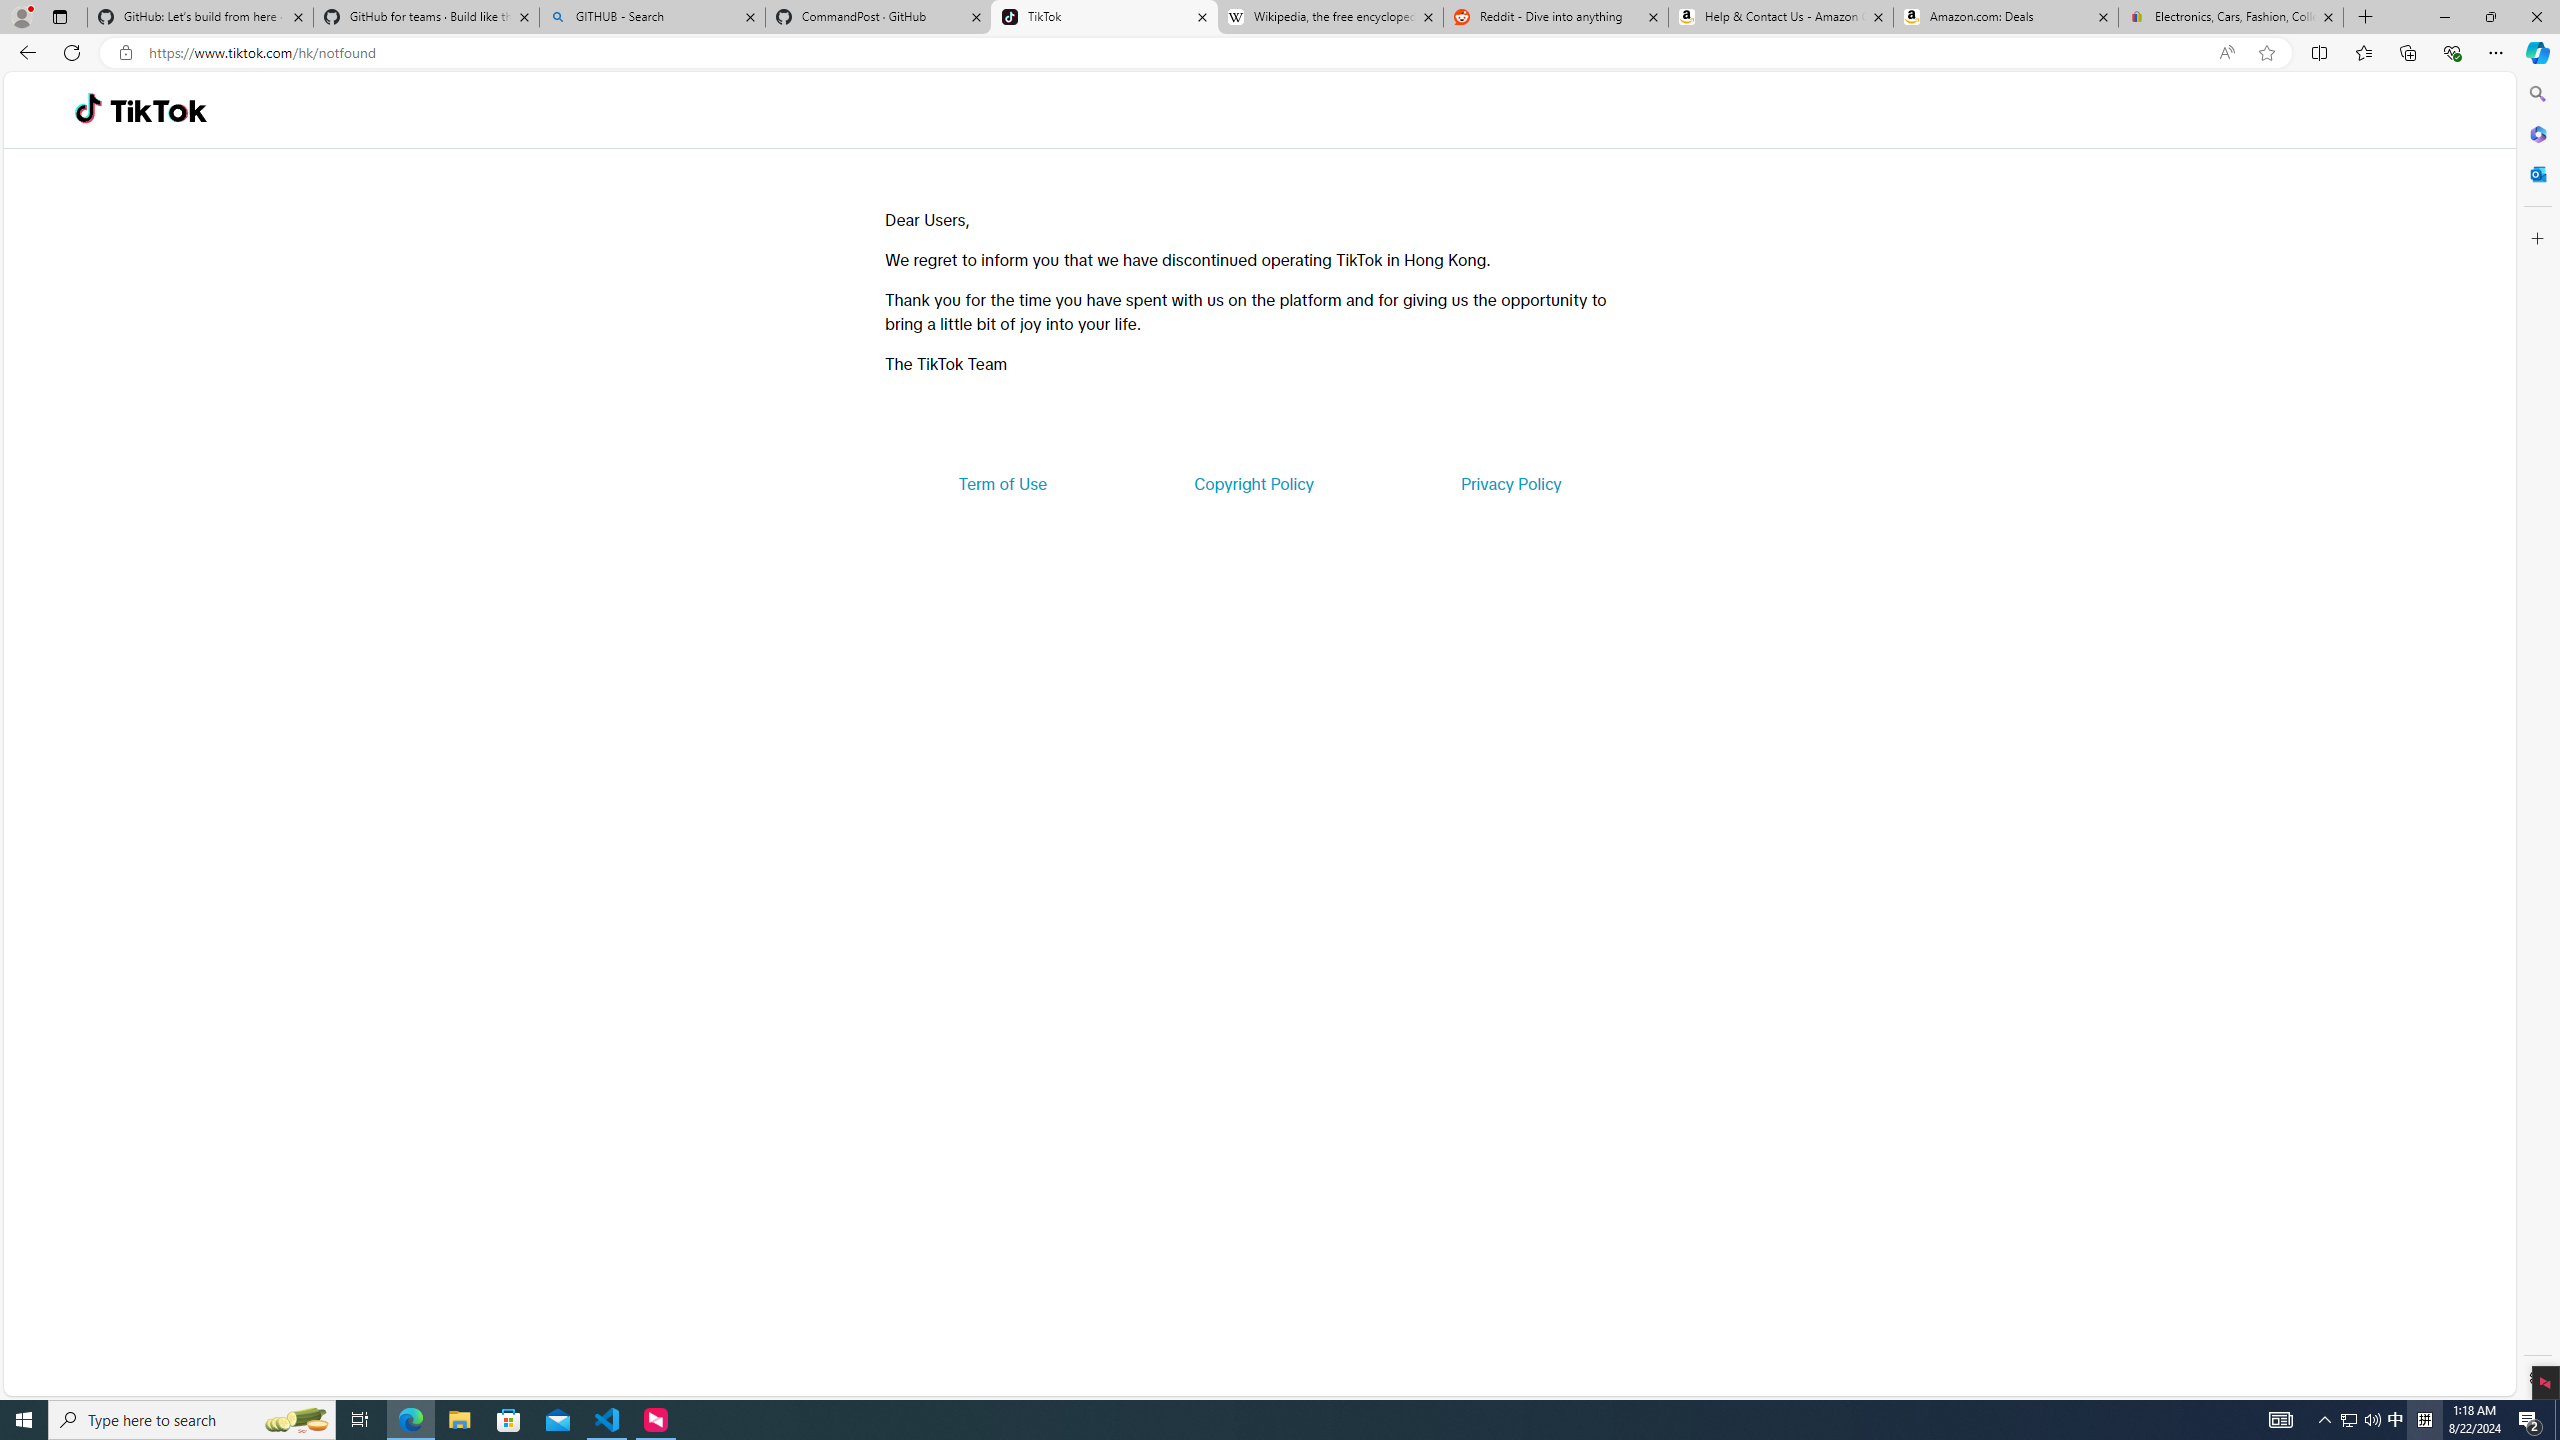  What do you see at coordinates (651, 16) in the screenshot?
I see `'GITHUB - Search'` at bounding box center [651, 16].